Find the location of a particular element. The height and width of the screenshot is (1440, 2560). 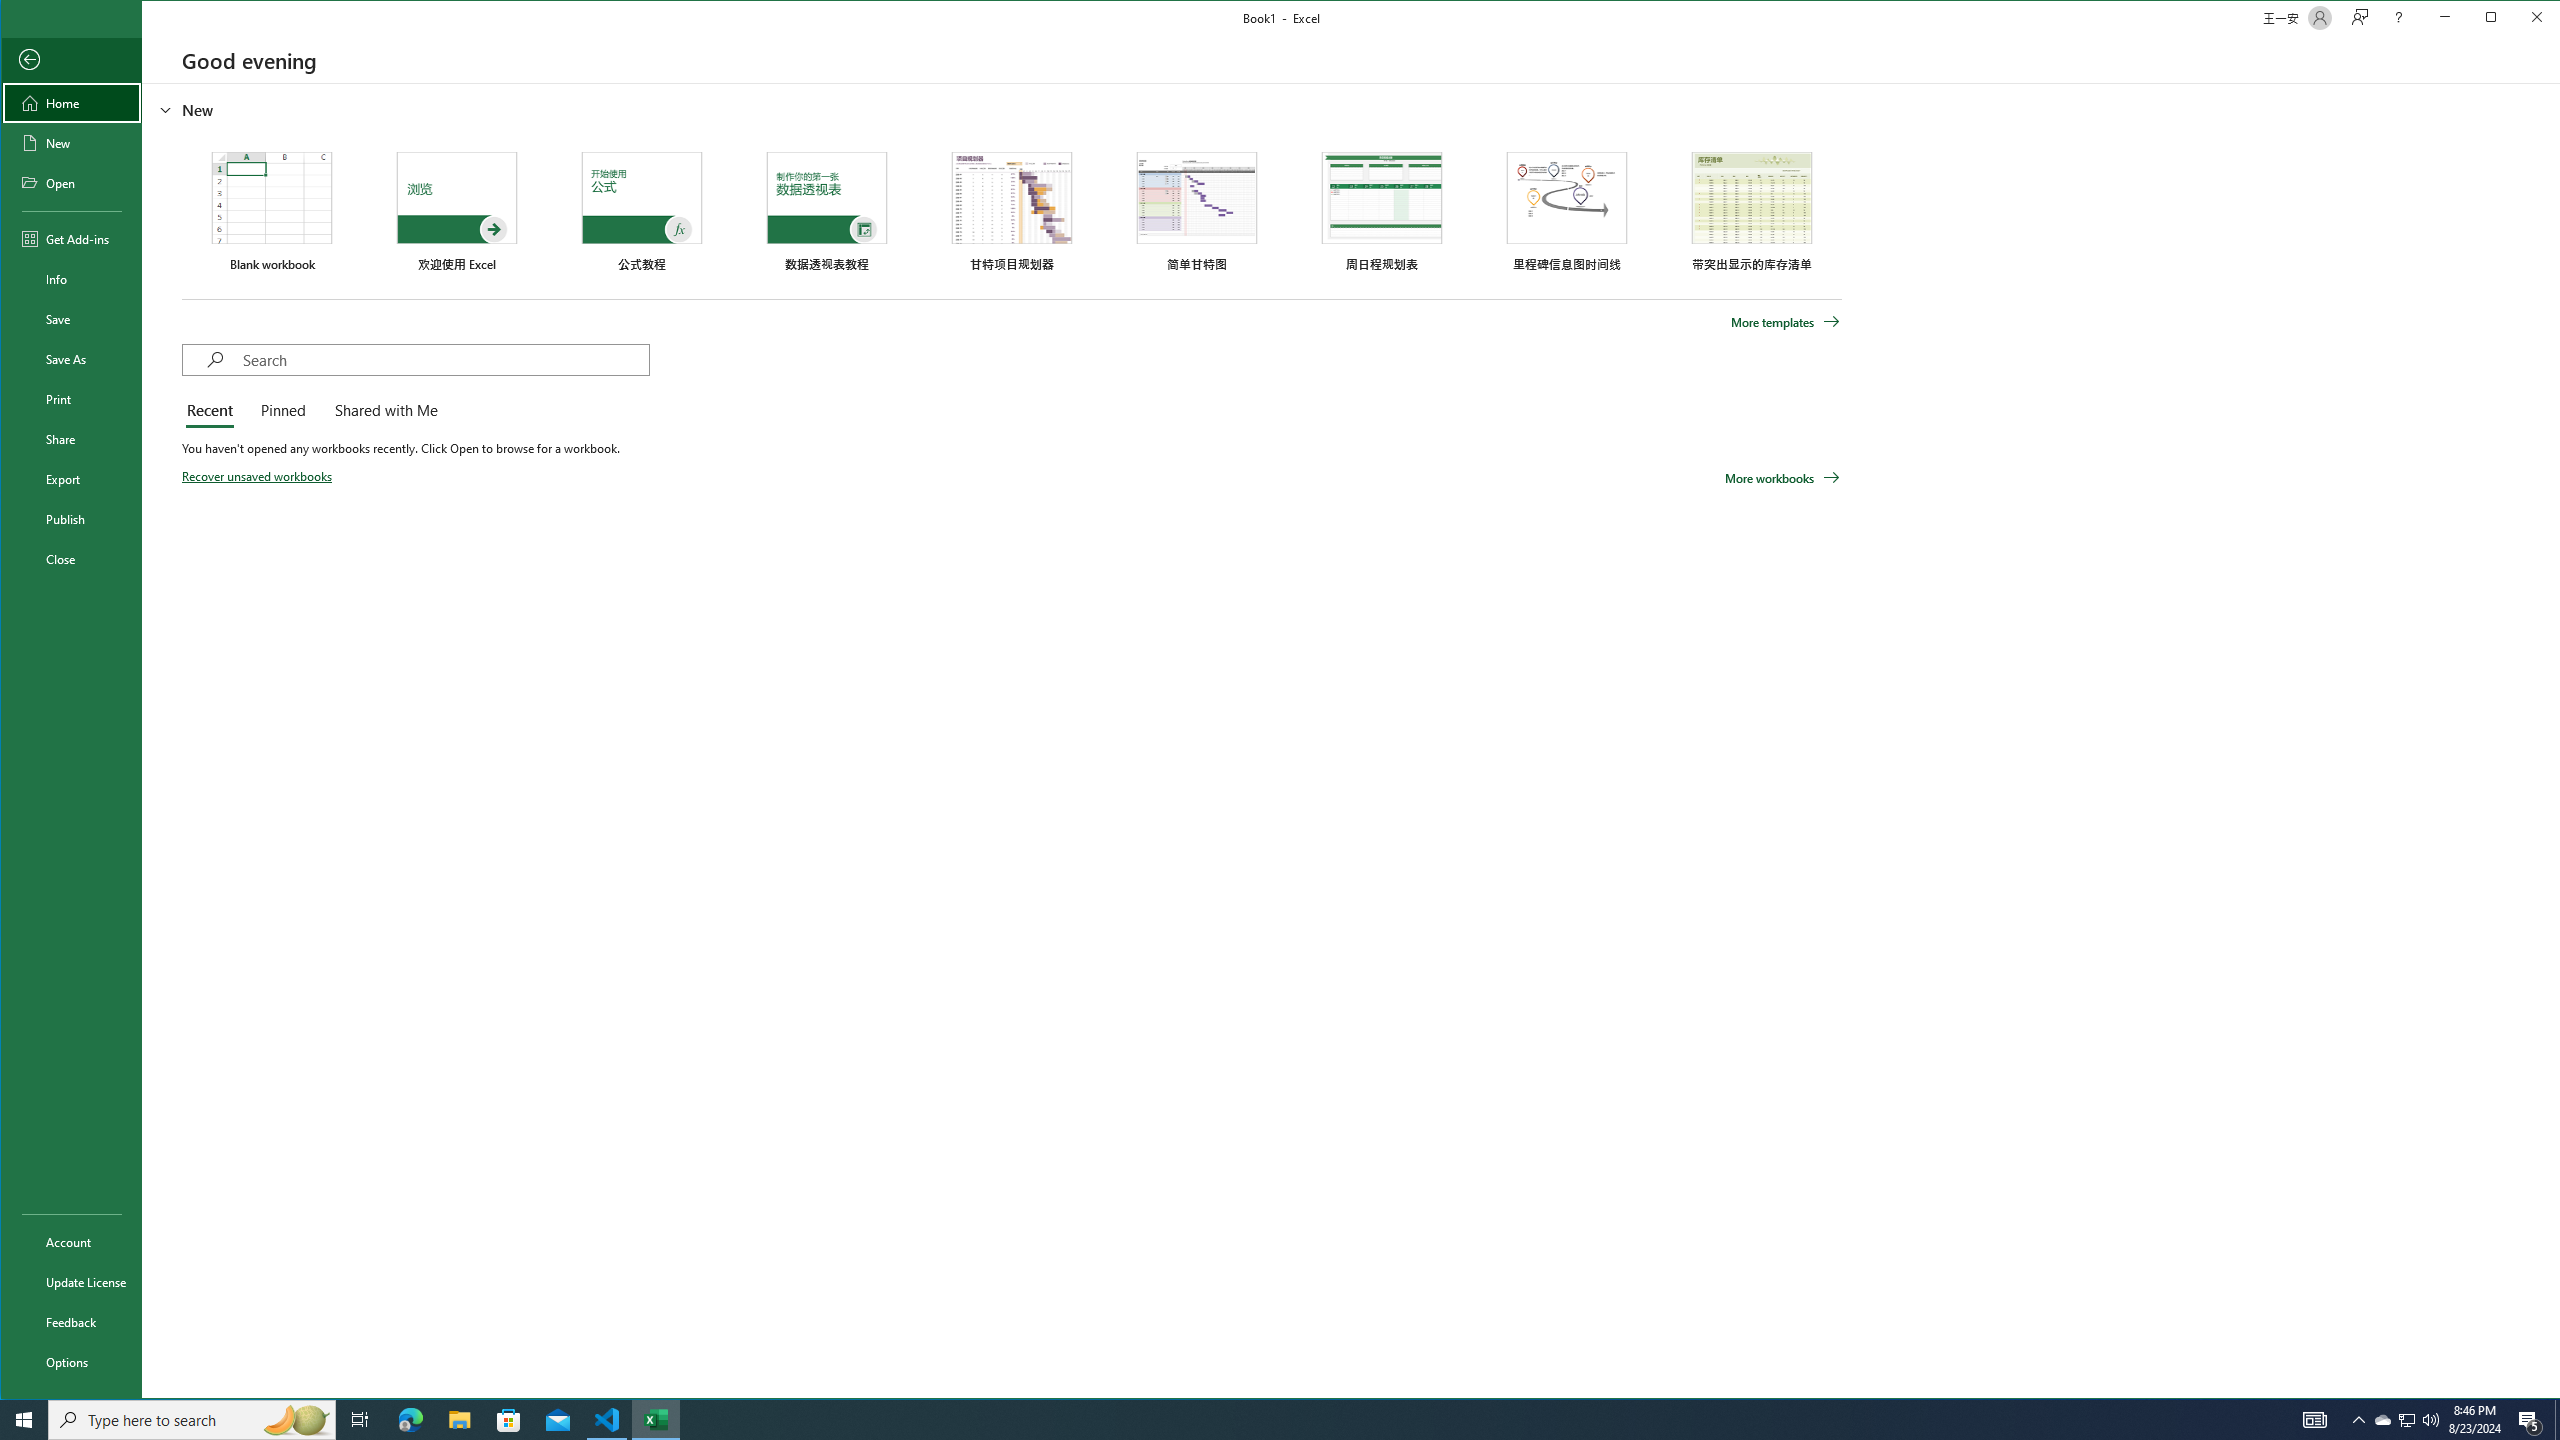

'Info' is located at coordinates (70, 279).